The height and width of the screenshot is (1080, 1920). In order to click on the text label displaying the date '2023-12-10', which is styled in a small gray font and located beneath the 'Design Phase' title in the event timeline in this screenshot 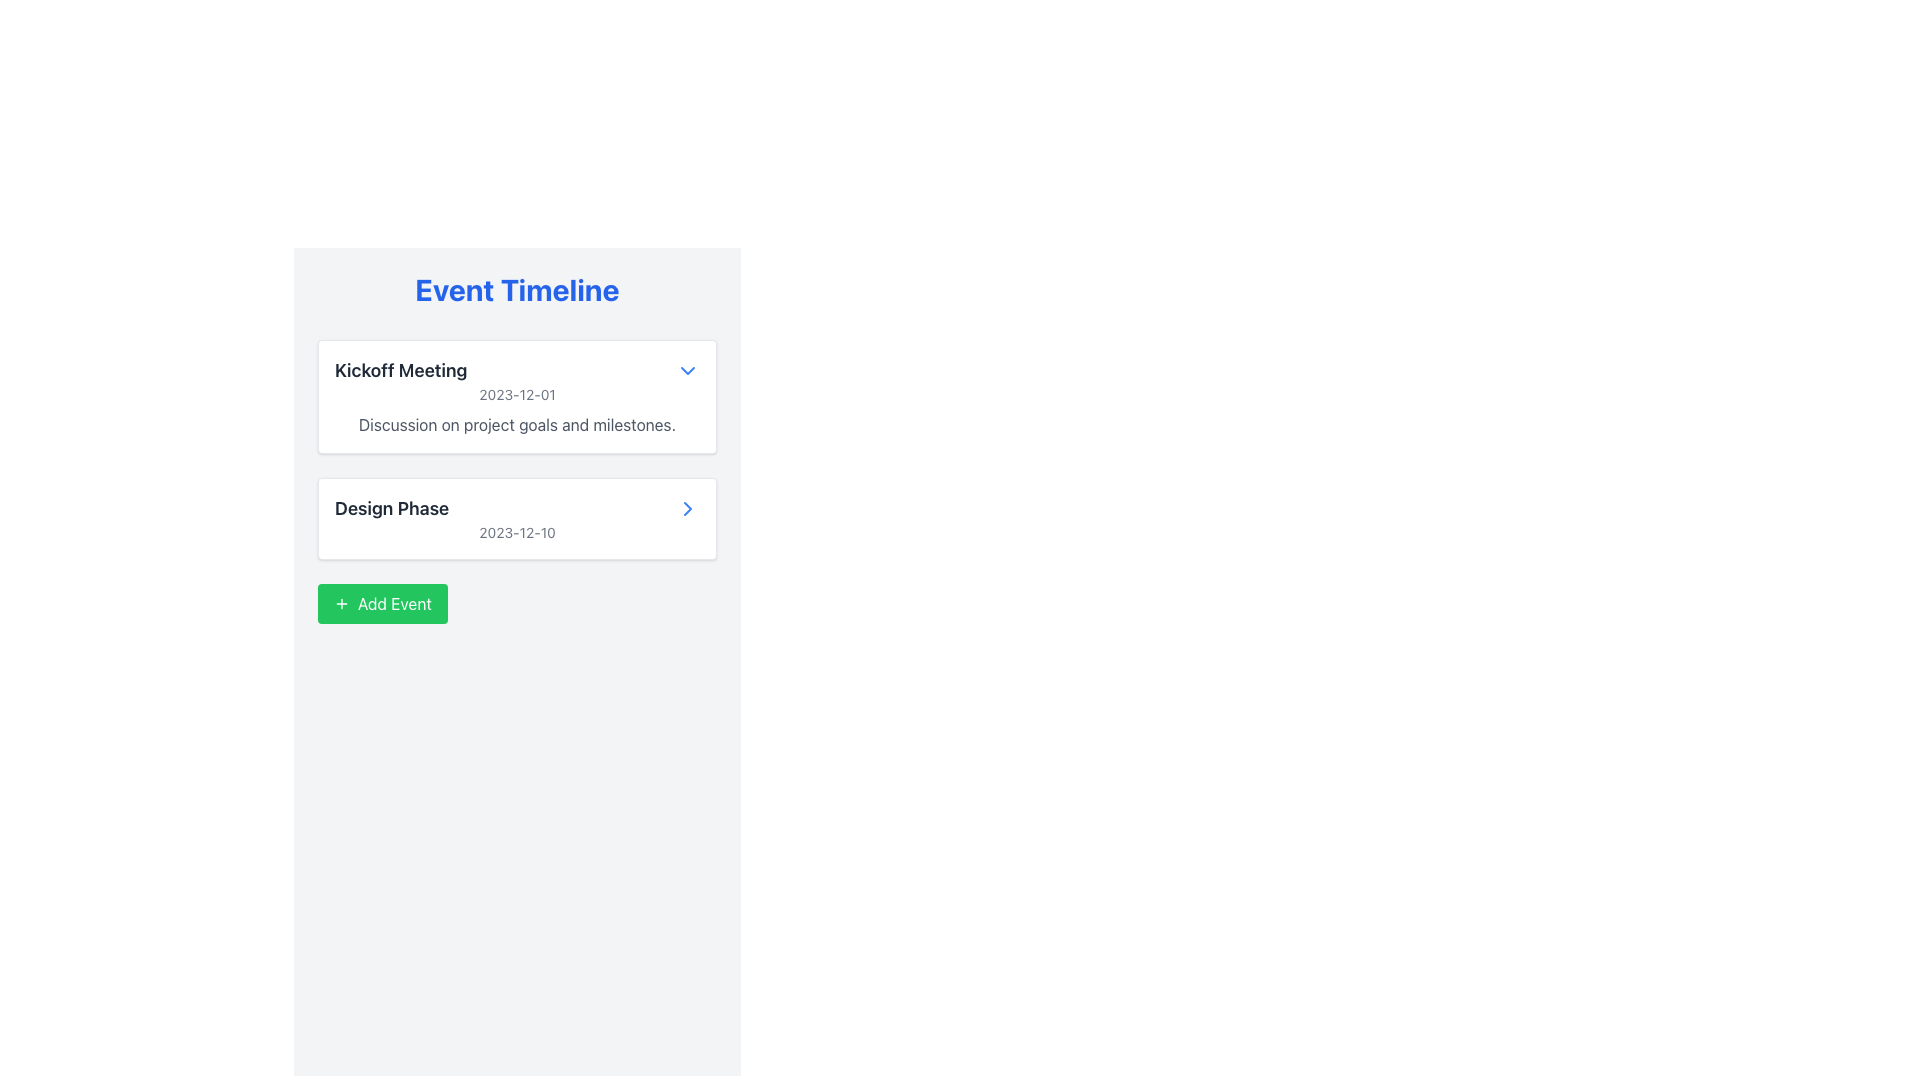, I will do `click(517, 531)`.